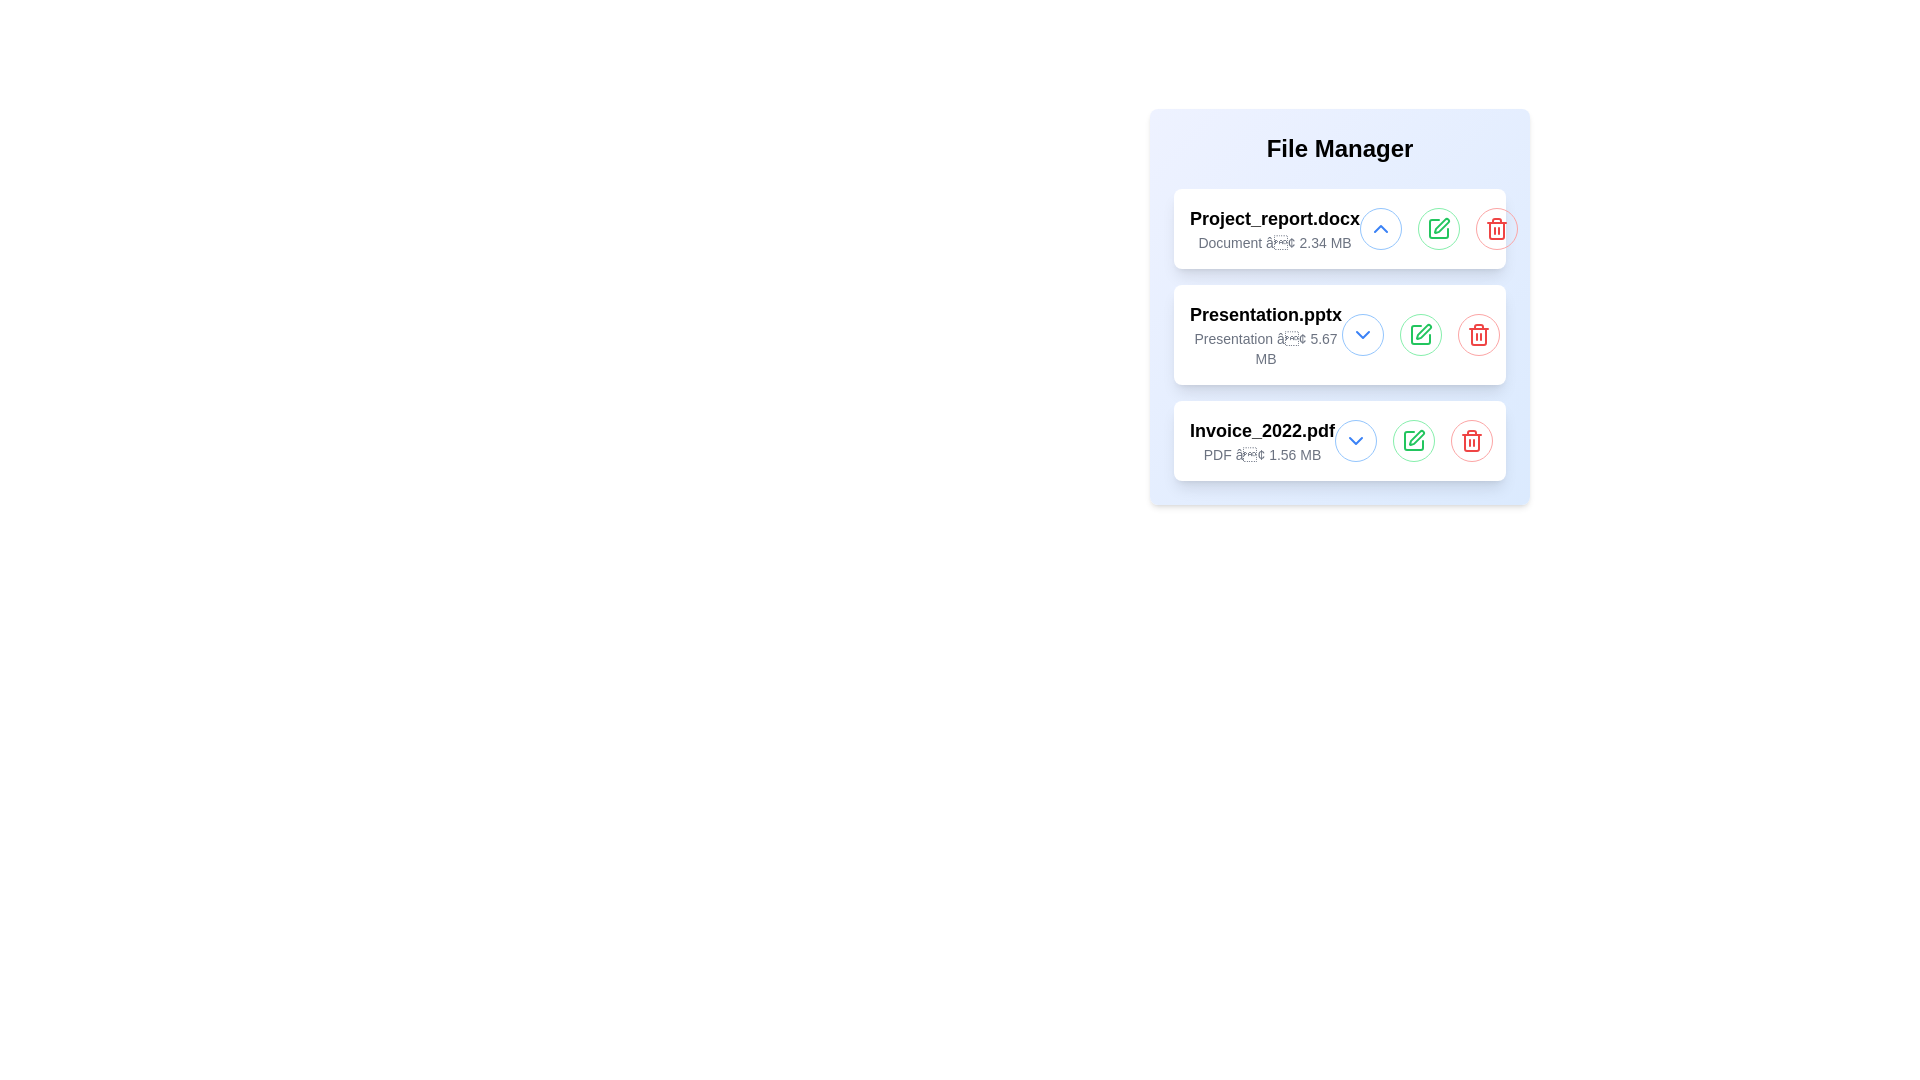 The image size is (1920, 1080). Describe the element at coordinates (1356, 439) in the screenshot. I see `chevron button to toggle the active state of the file Invoice_2022.pdf` at that location.